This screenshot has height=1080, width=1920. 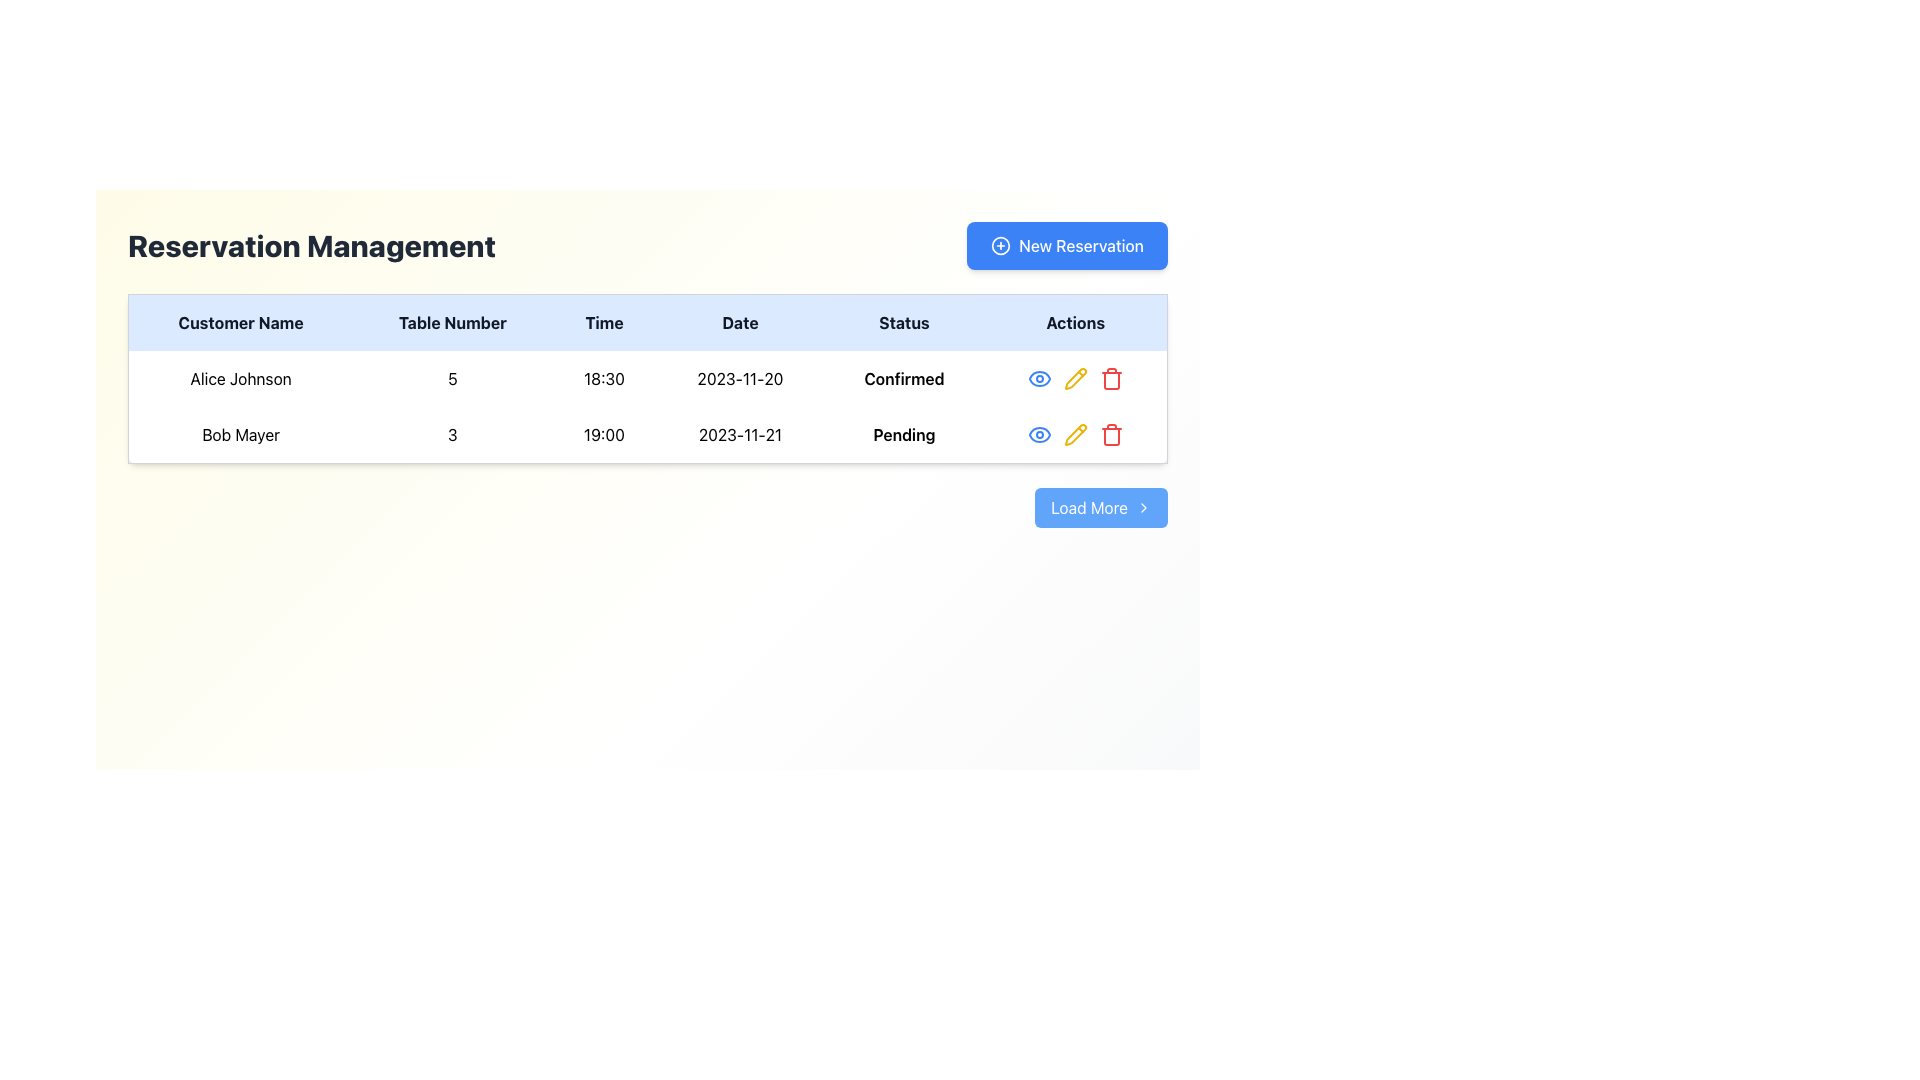 I want to click on the edit action icon in the 'Actions' column of the first row of the reservation table, which is flanked by a blue eye icon on the left and a red trash icon on the right, so click(x=1074, y=378).